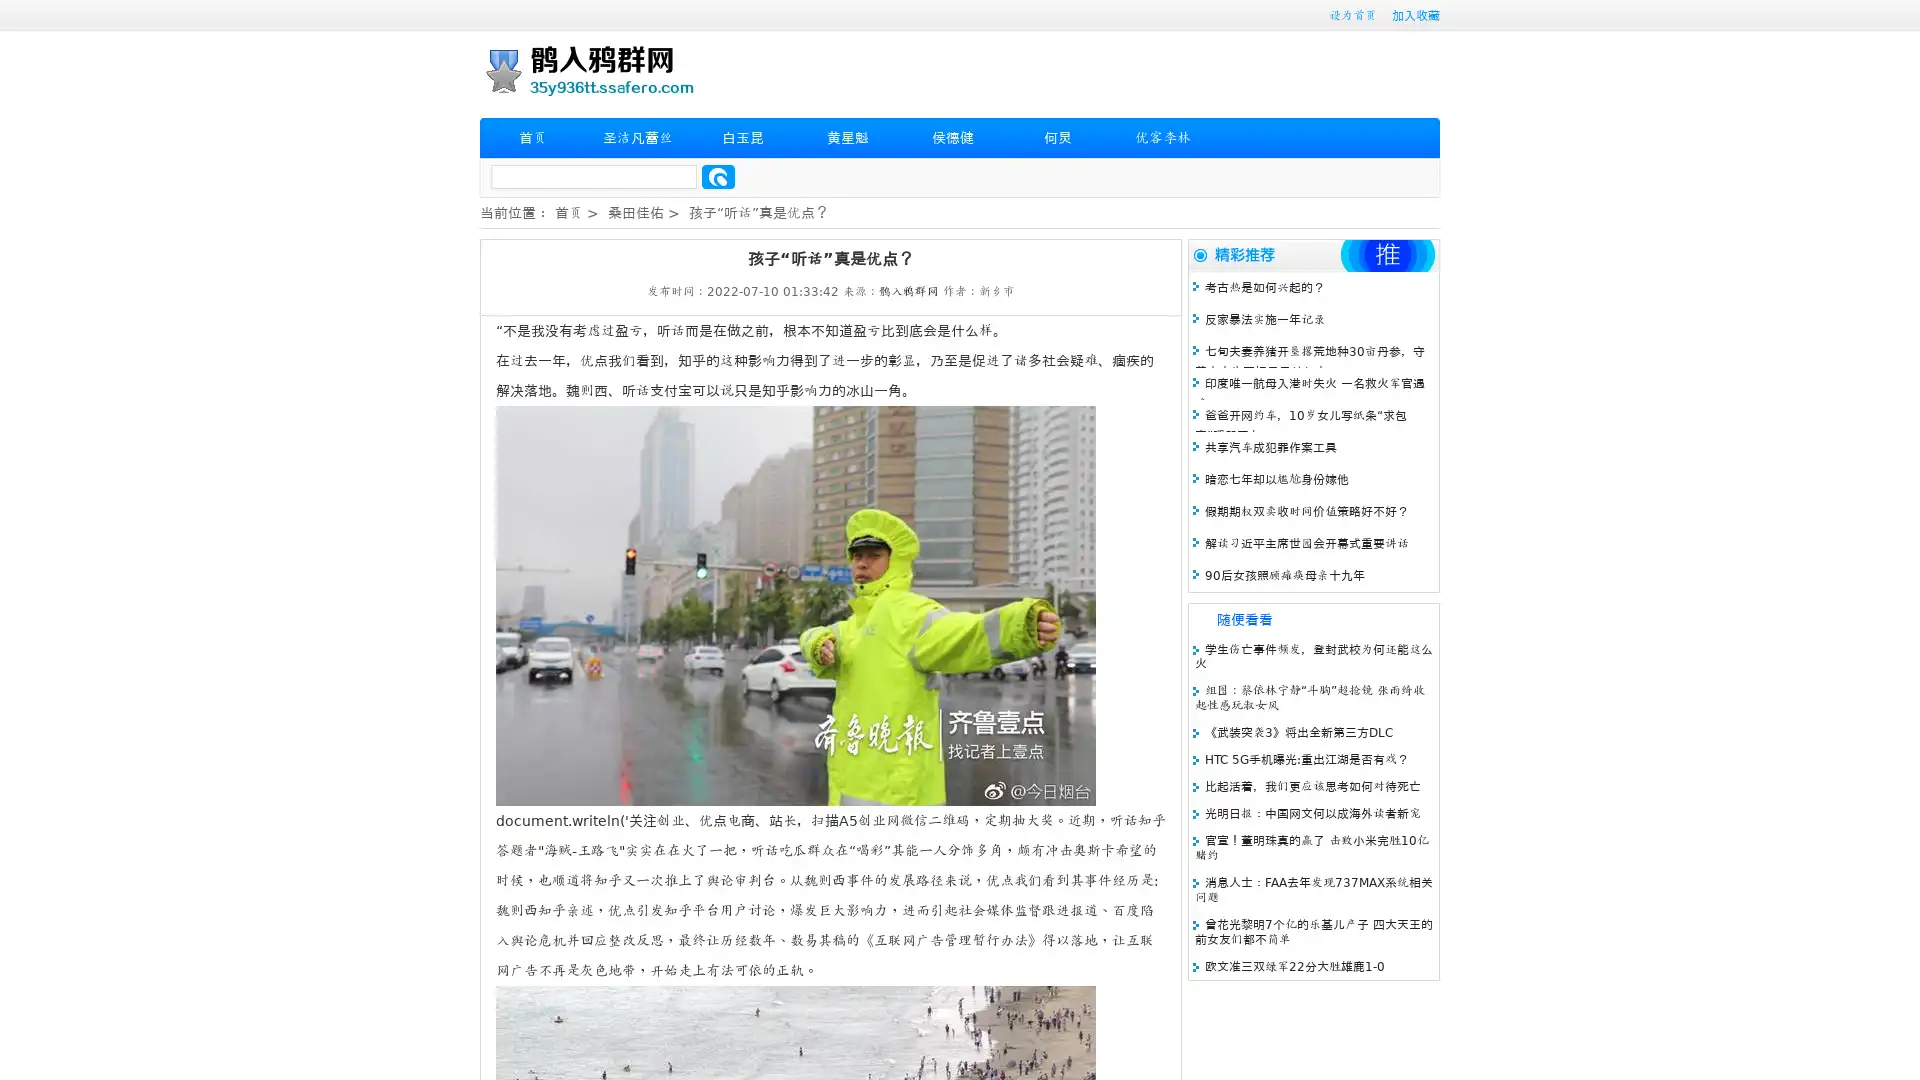 This screenshot has width=1920, height=1080. I want to click on Search, so click(718, 176).